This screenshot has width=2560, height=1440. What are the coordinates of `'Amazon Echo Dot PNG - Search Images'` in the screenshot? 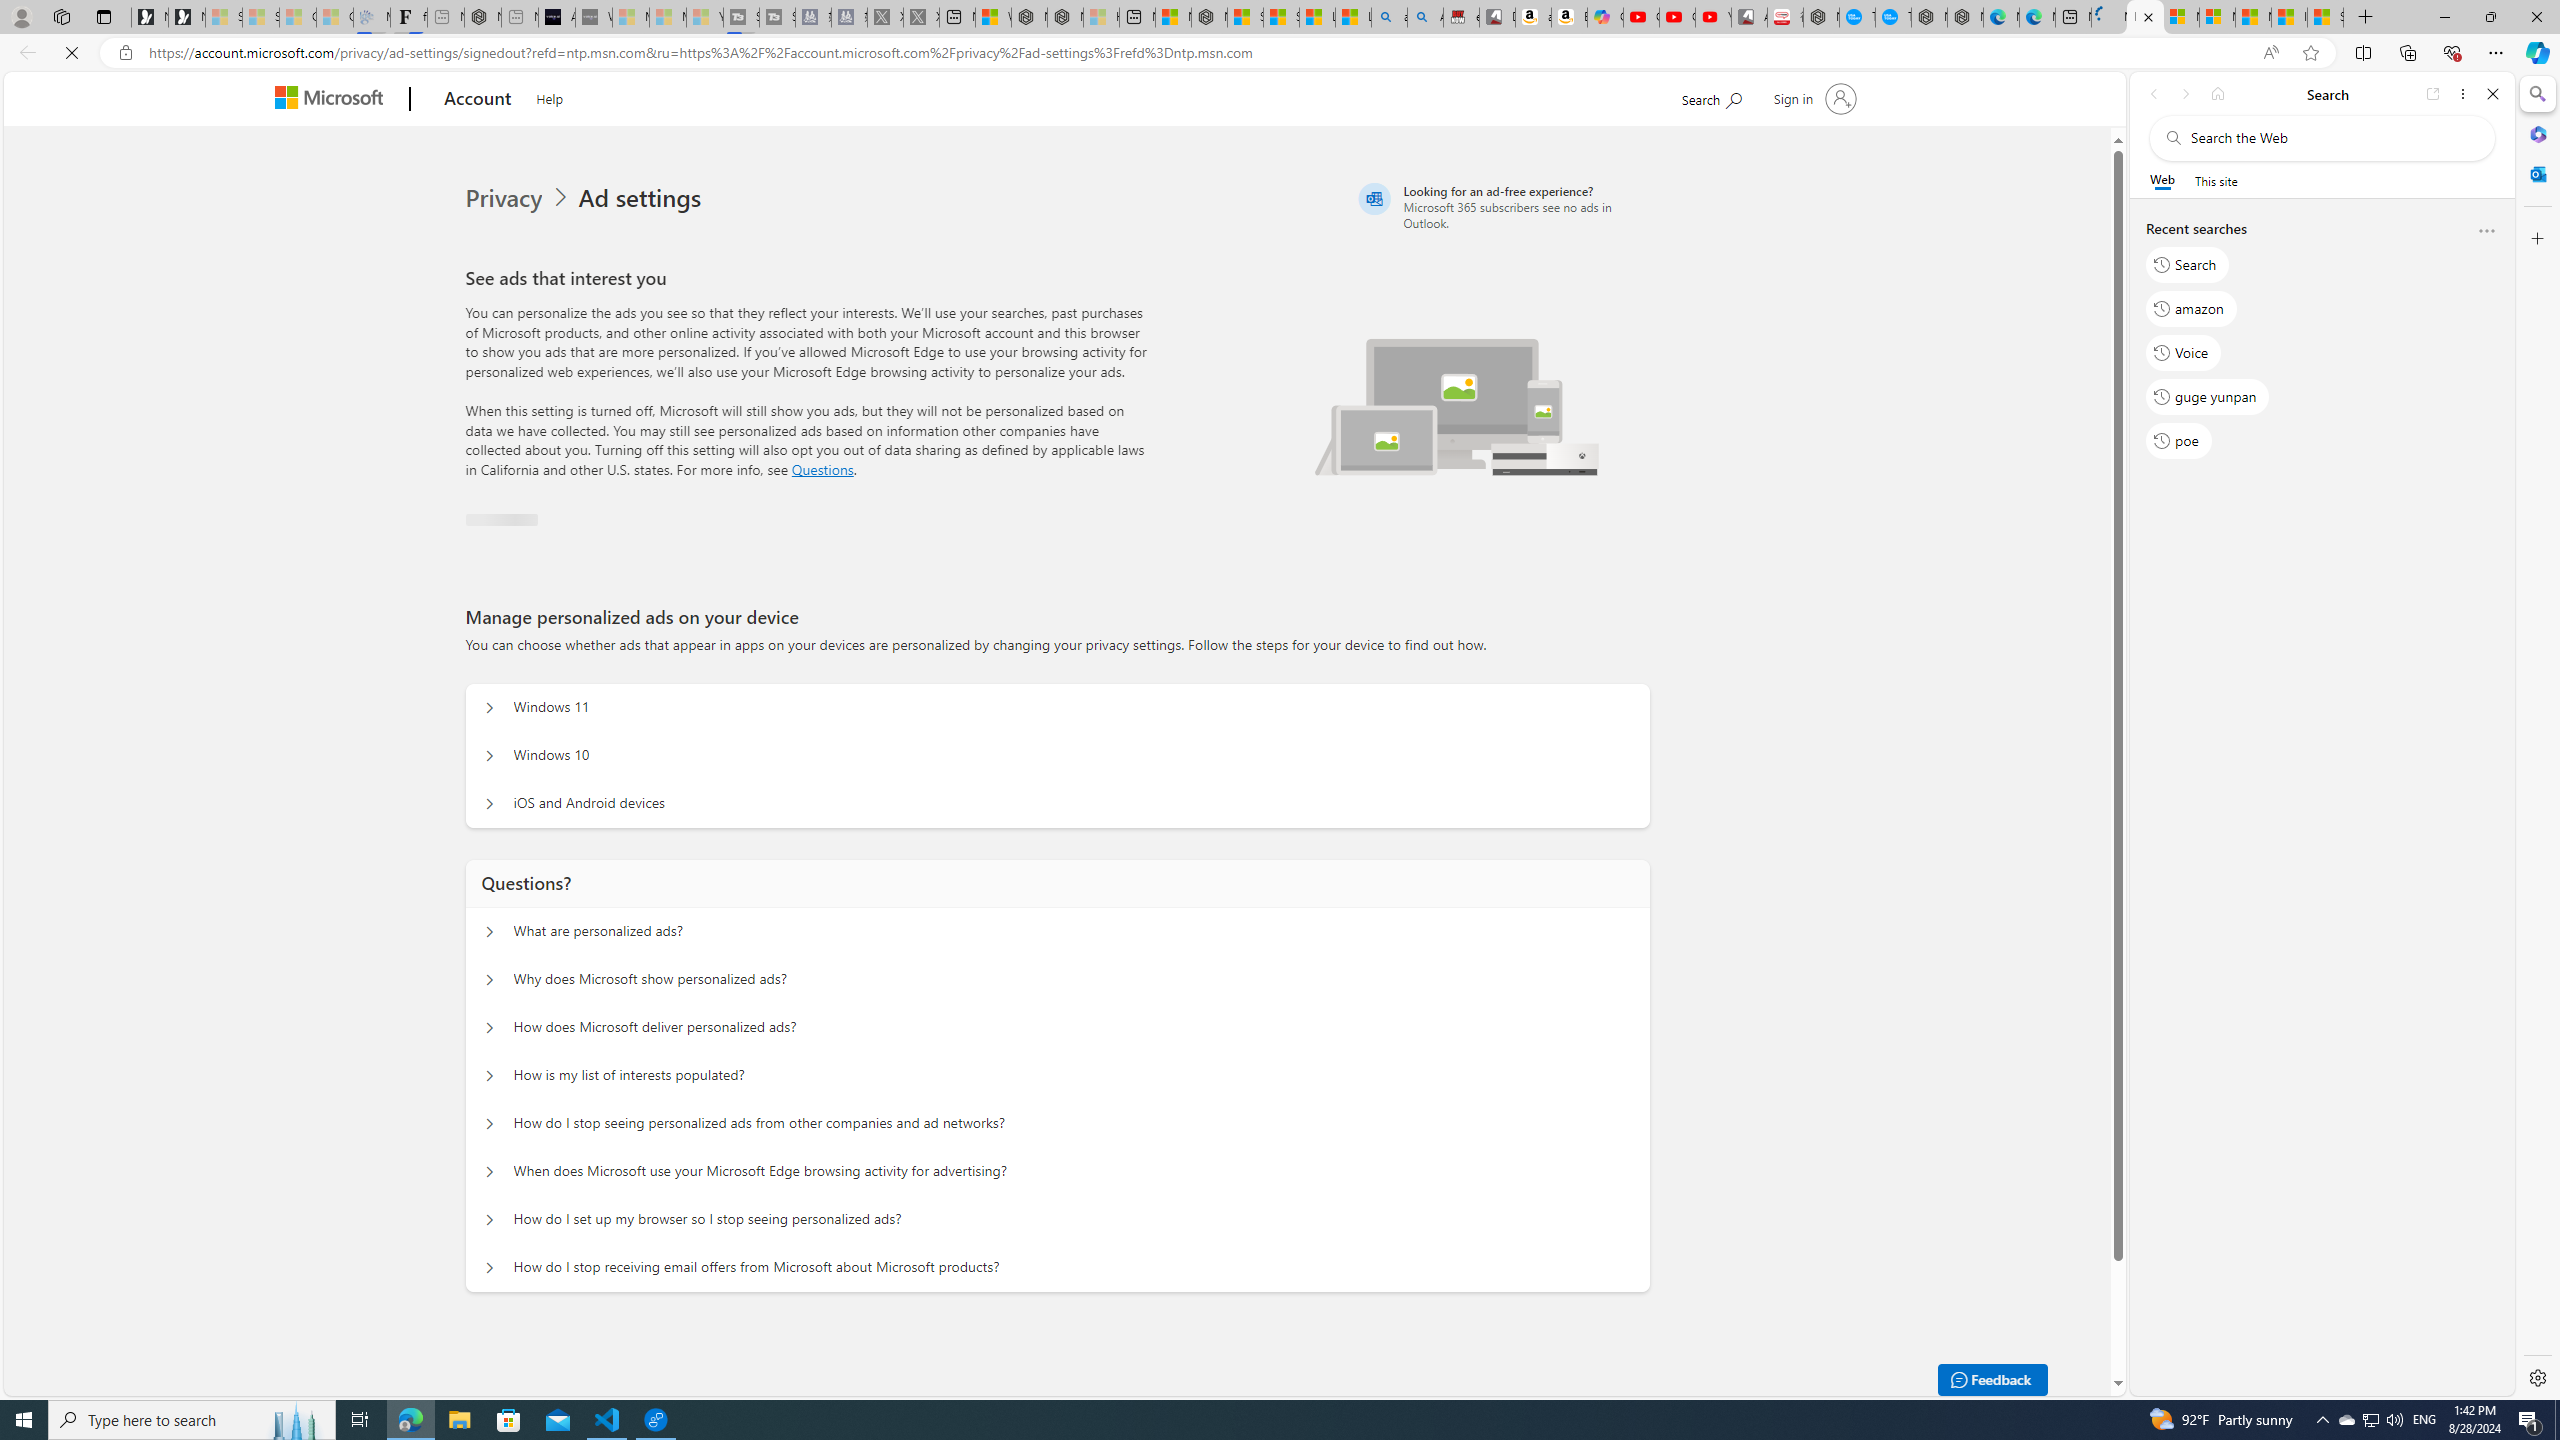 It's located at (1423, 16).